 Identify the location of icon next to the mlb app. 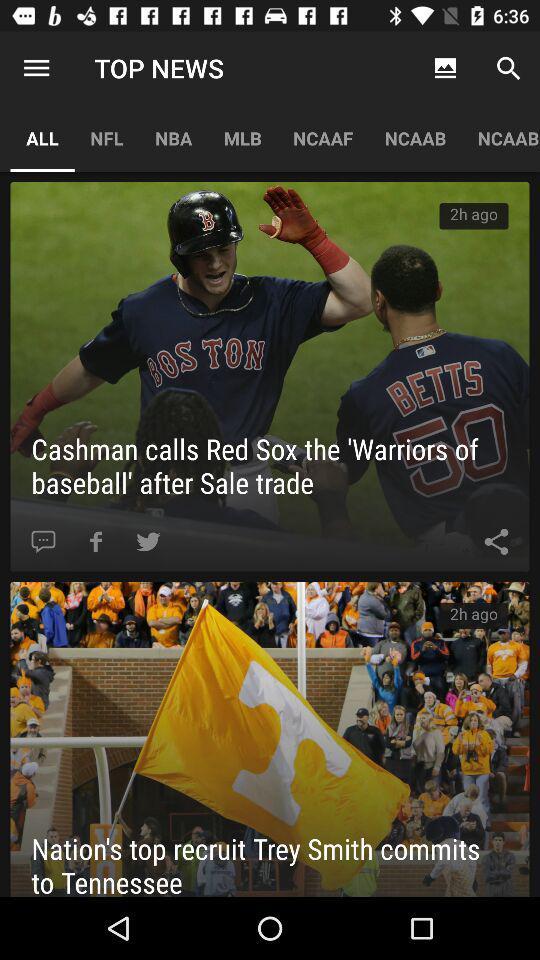
(173, 137).